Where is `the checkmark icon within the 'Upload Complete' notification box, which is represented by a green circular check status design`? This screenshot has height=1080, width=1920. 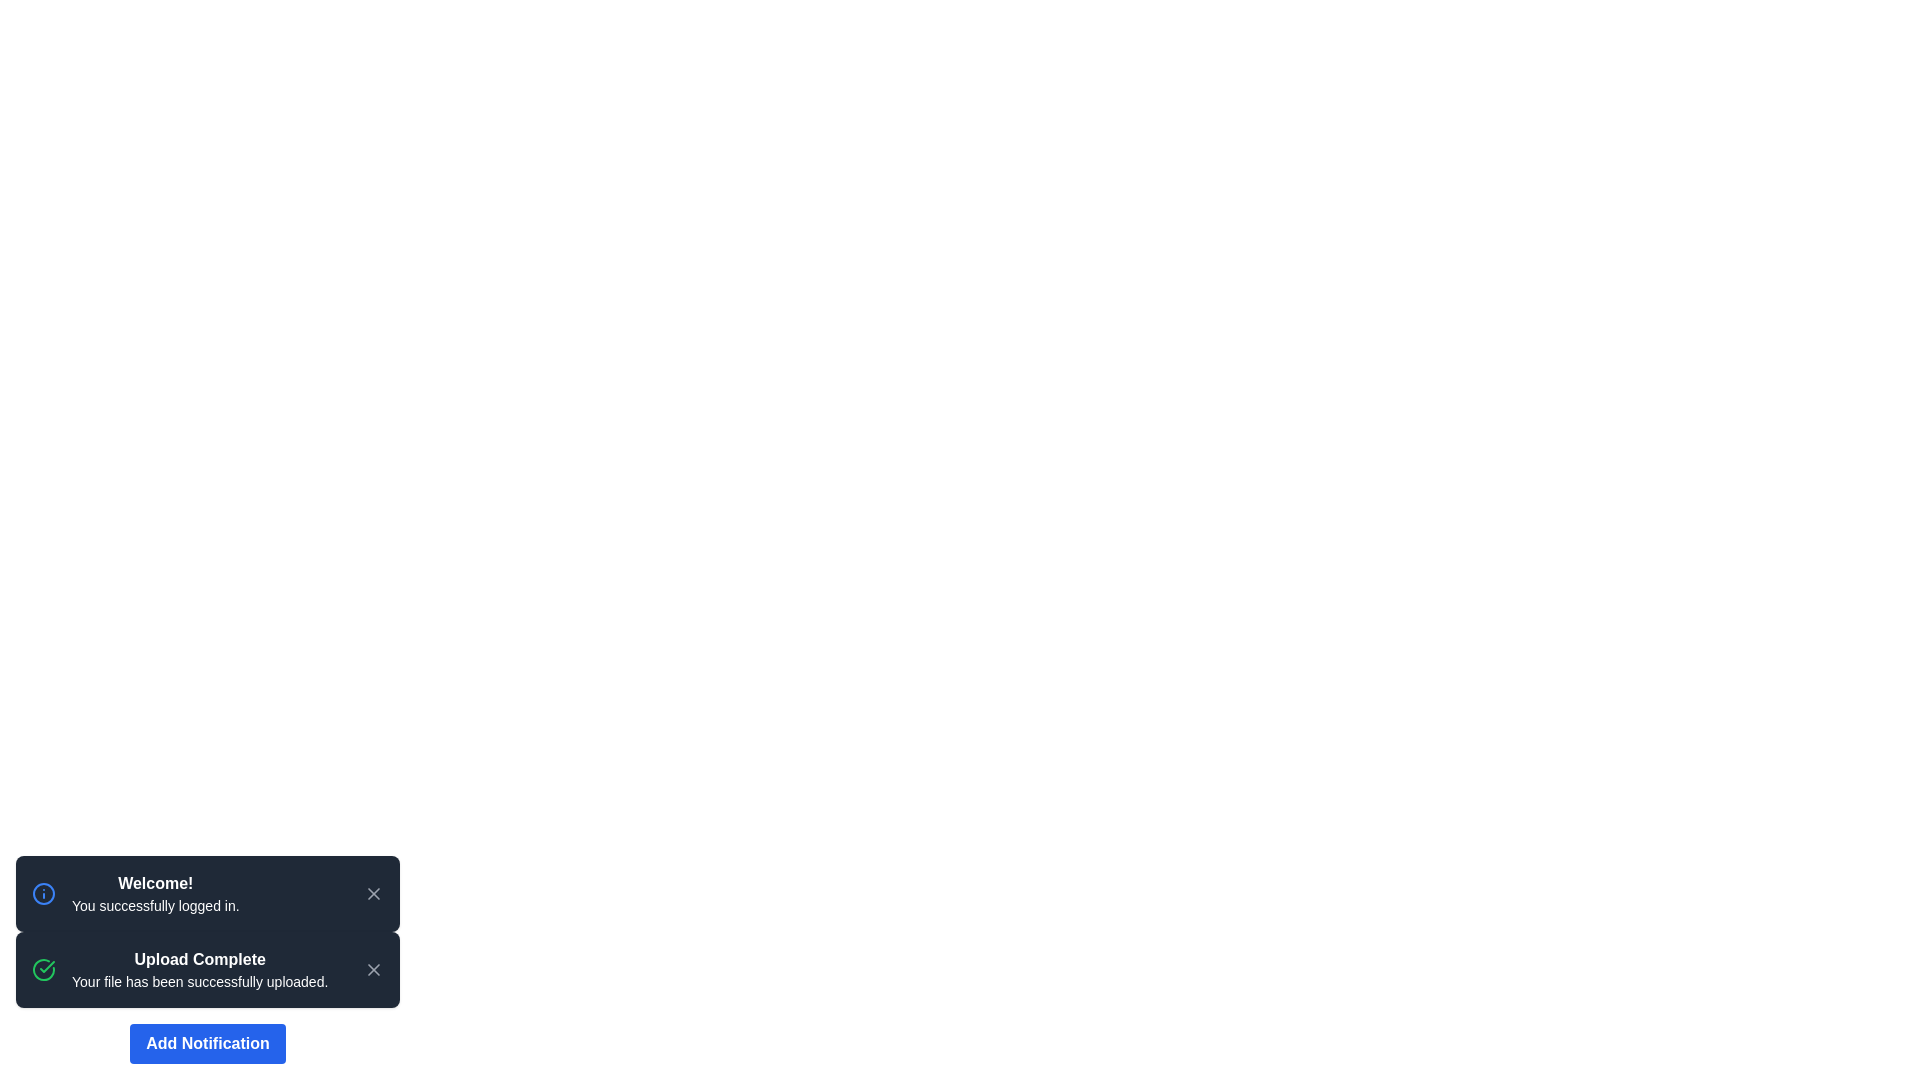
the checkmark icon within the 'Upload Complete' notification box, which is represented by a green circular check status design is located at coordinates (47, 966).